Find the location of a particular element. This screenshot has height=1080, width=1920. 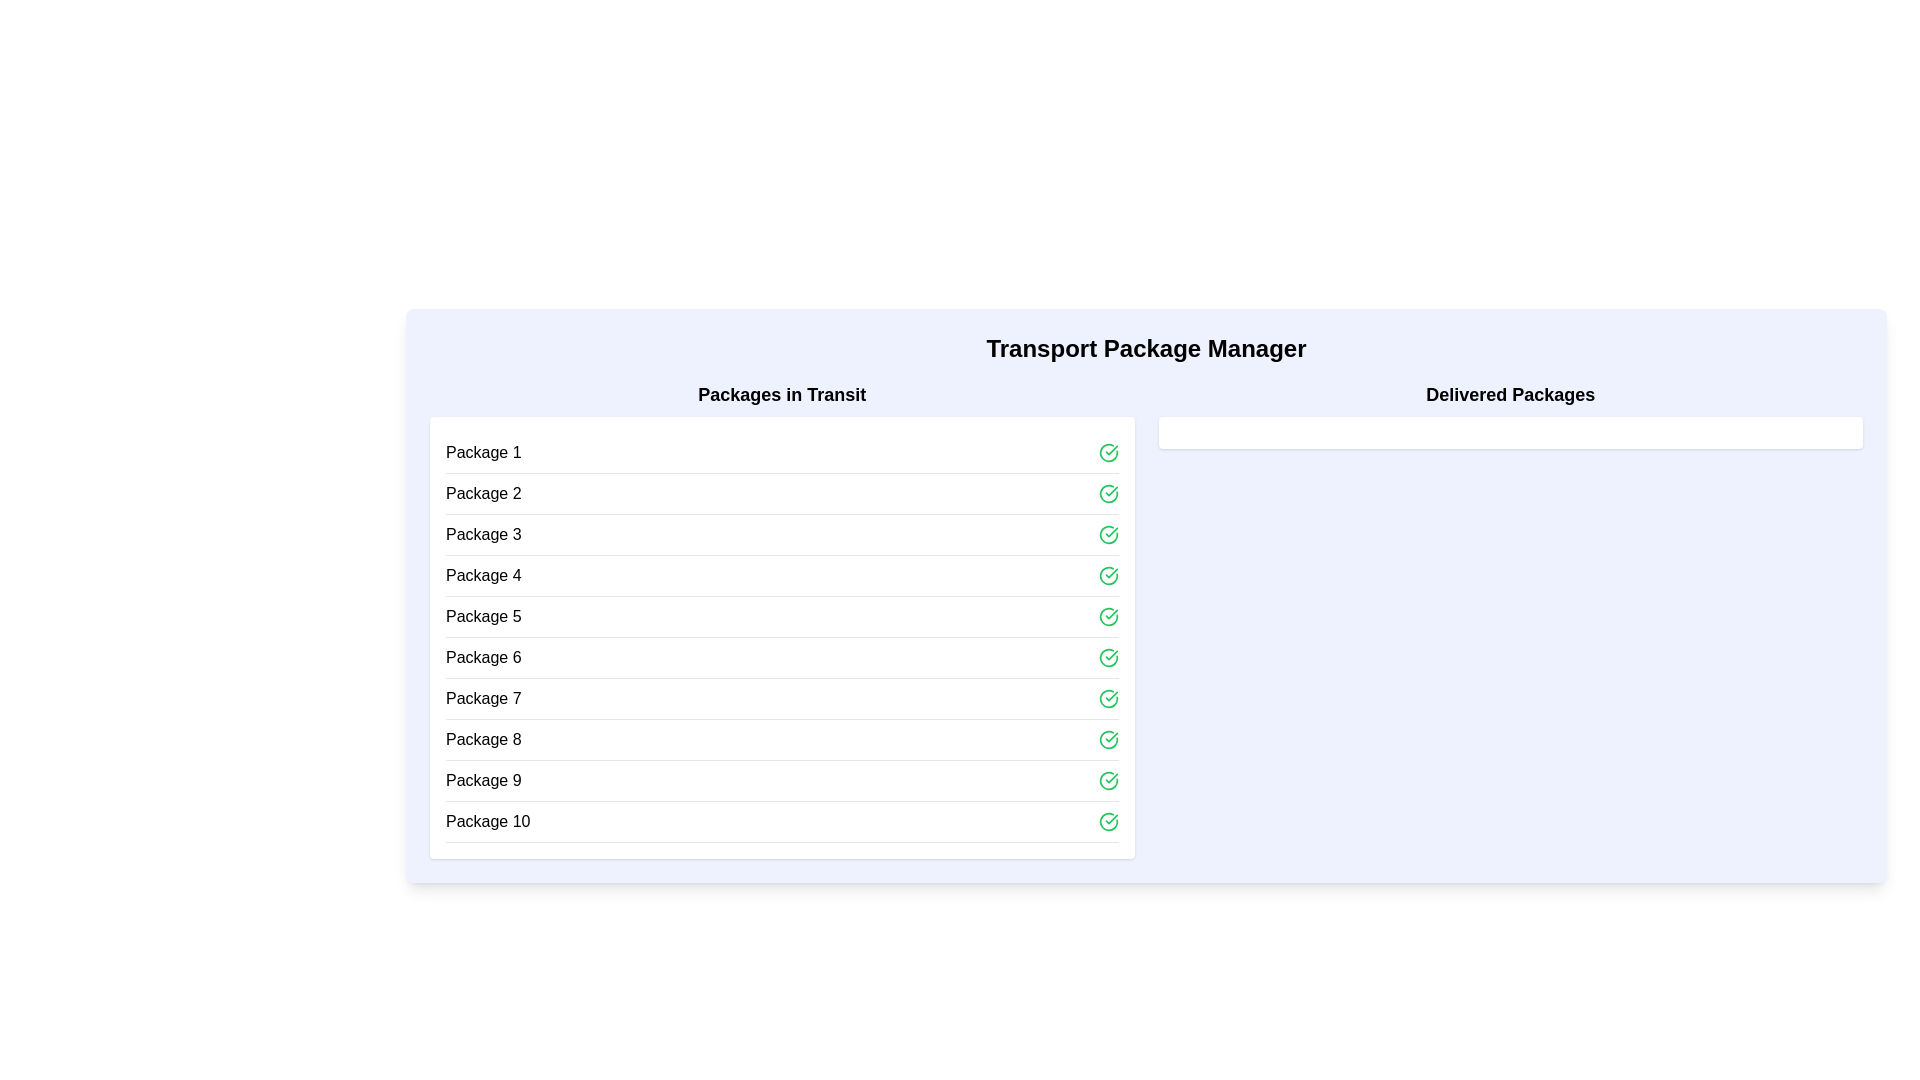

the 'Package 8' text label in the list of packages under 'Packages in Transit' is located at coordinates (483, 740).